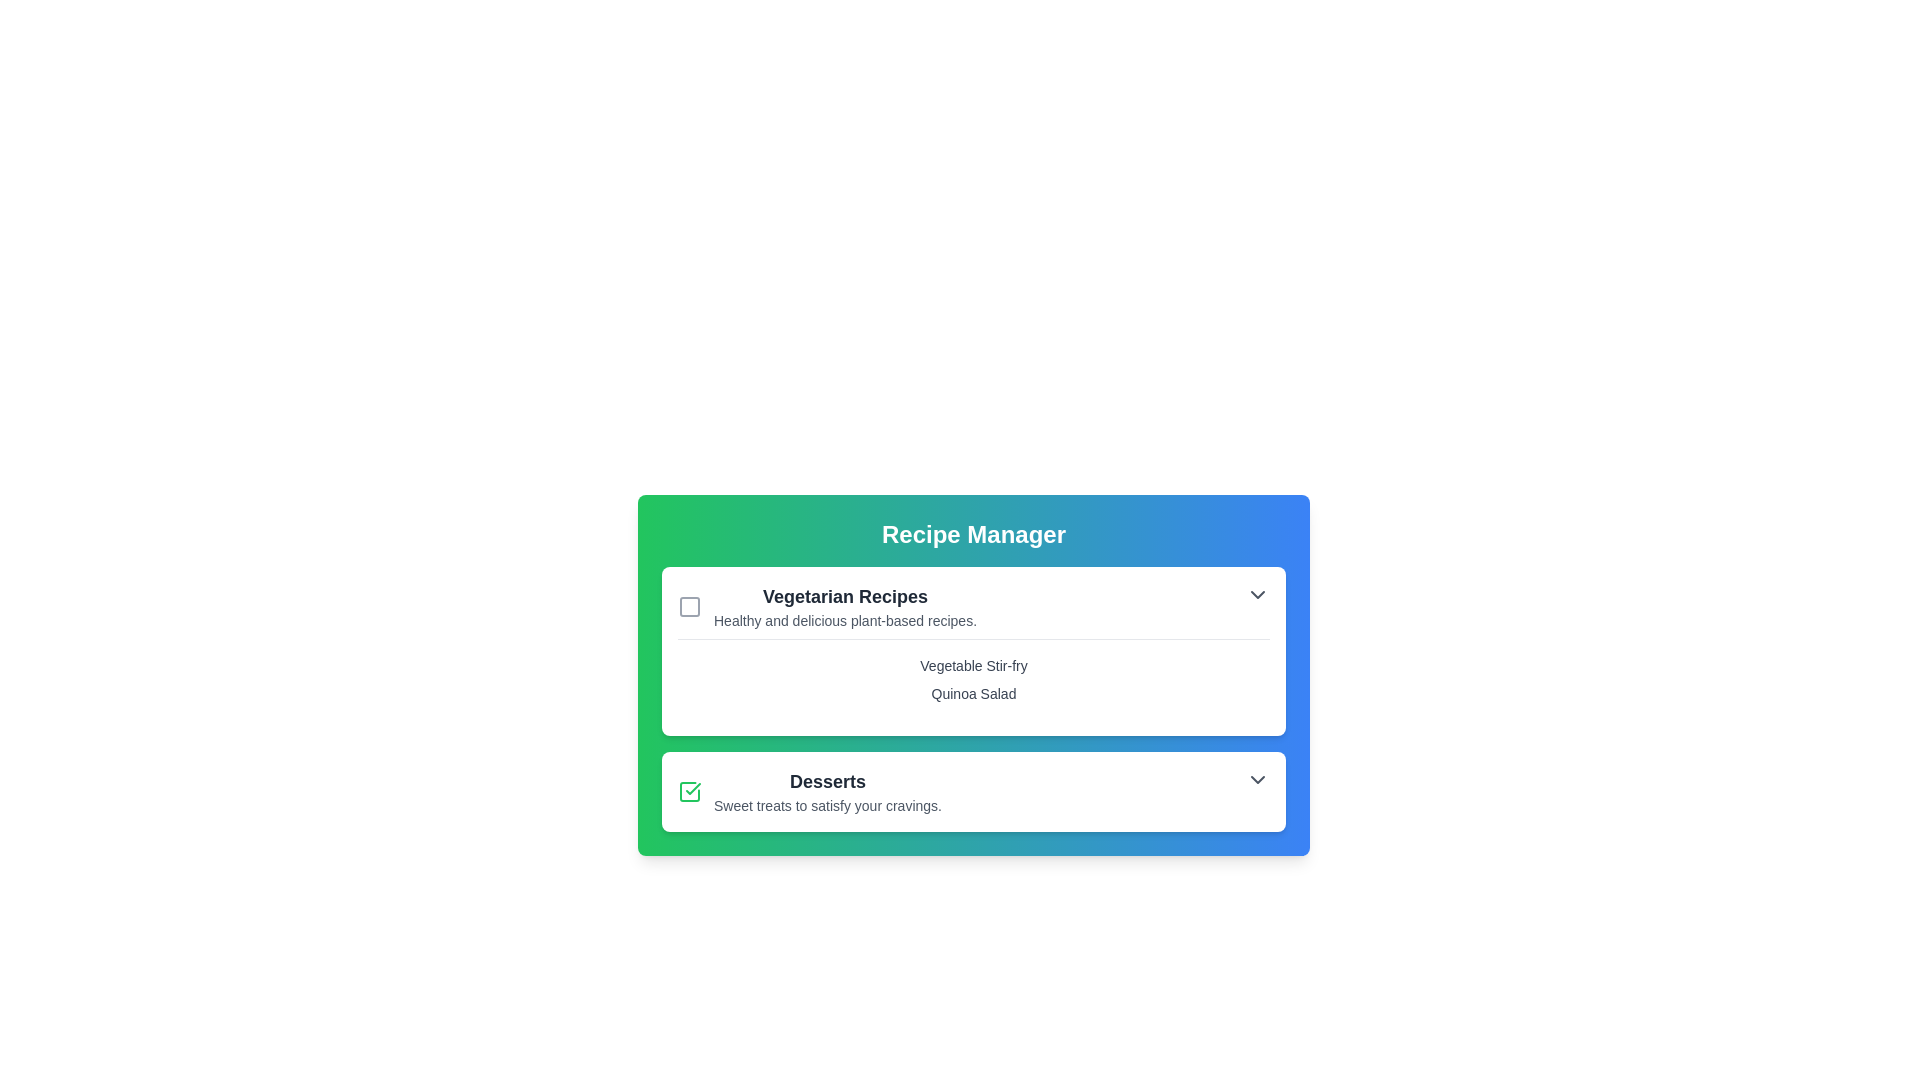 The height and width of the screenshot is (1080, 1920). I want to click on the downward-facing chevron icon button in the 'Desserts' section, so click(1256, 778).